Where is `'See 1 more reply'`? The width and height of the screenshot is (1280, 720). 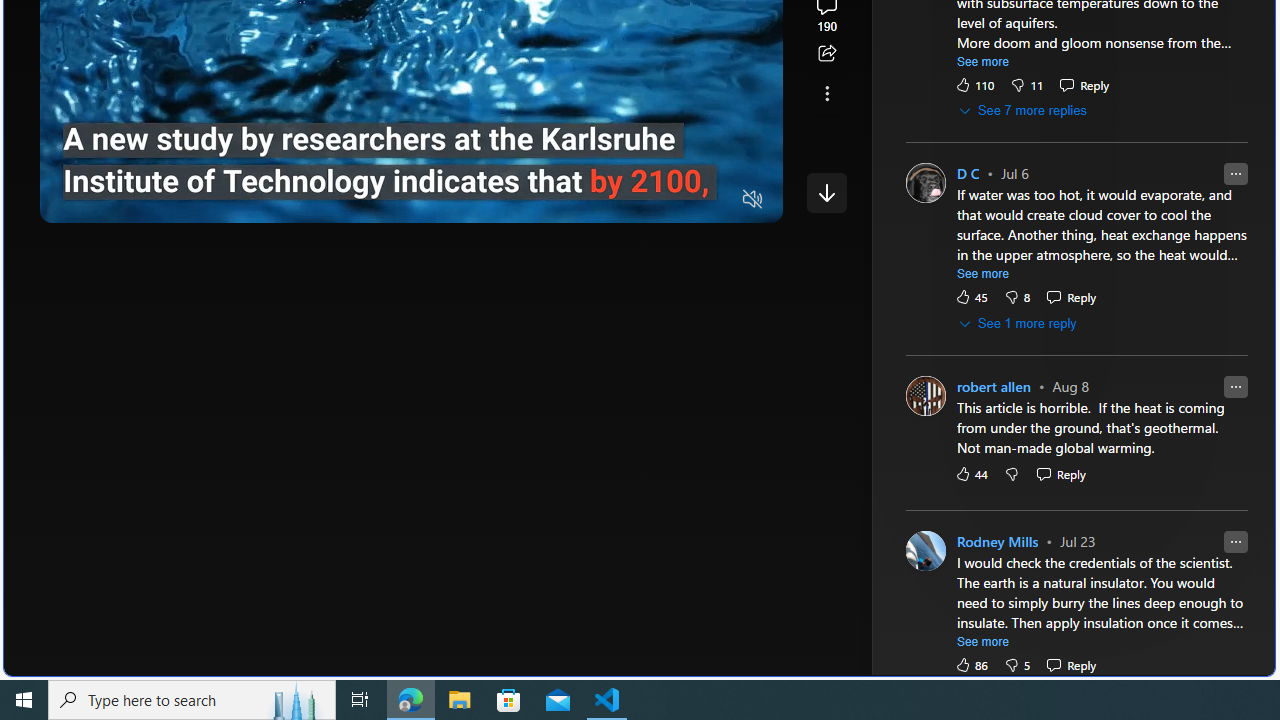 'See 1 more reply' is located at coordinates (1018, 322).